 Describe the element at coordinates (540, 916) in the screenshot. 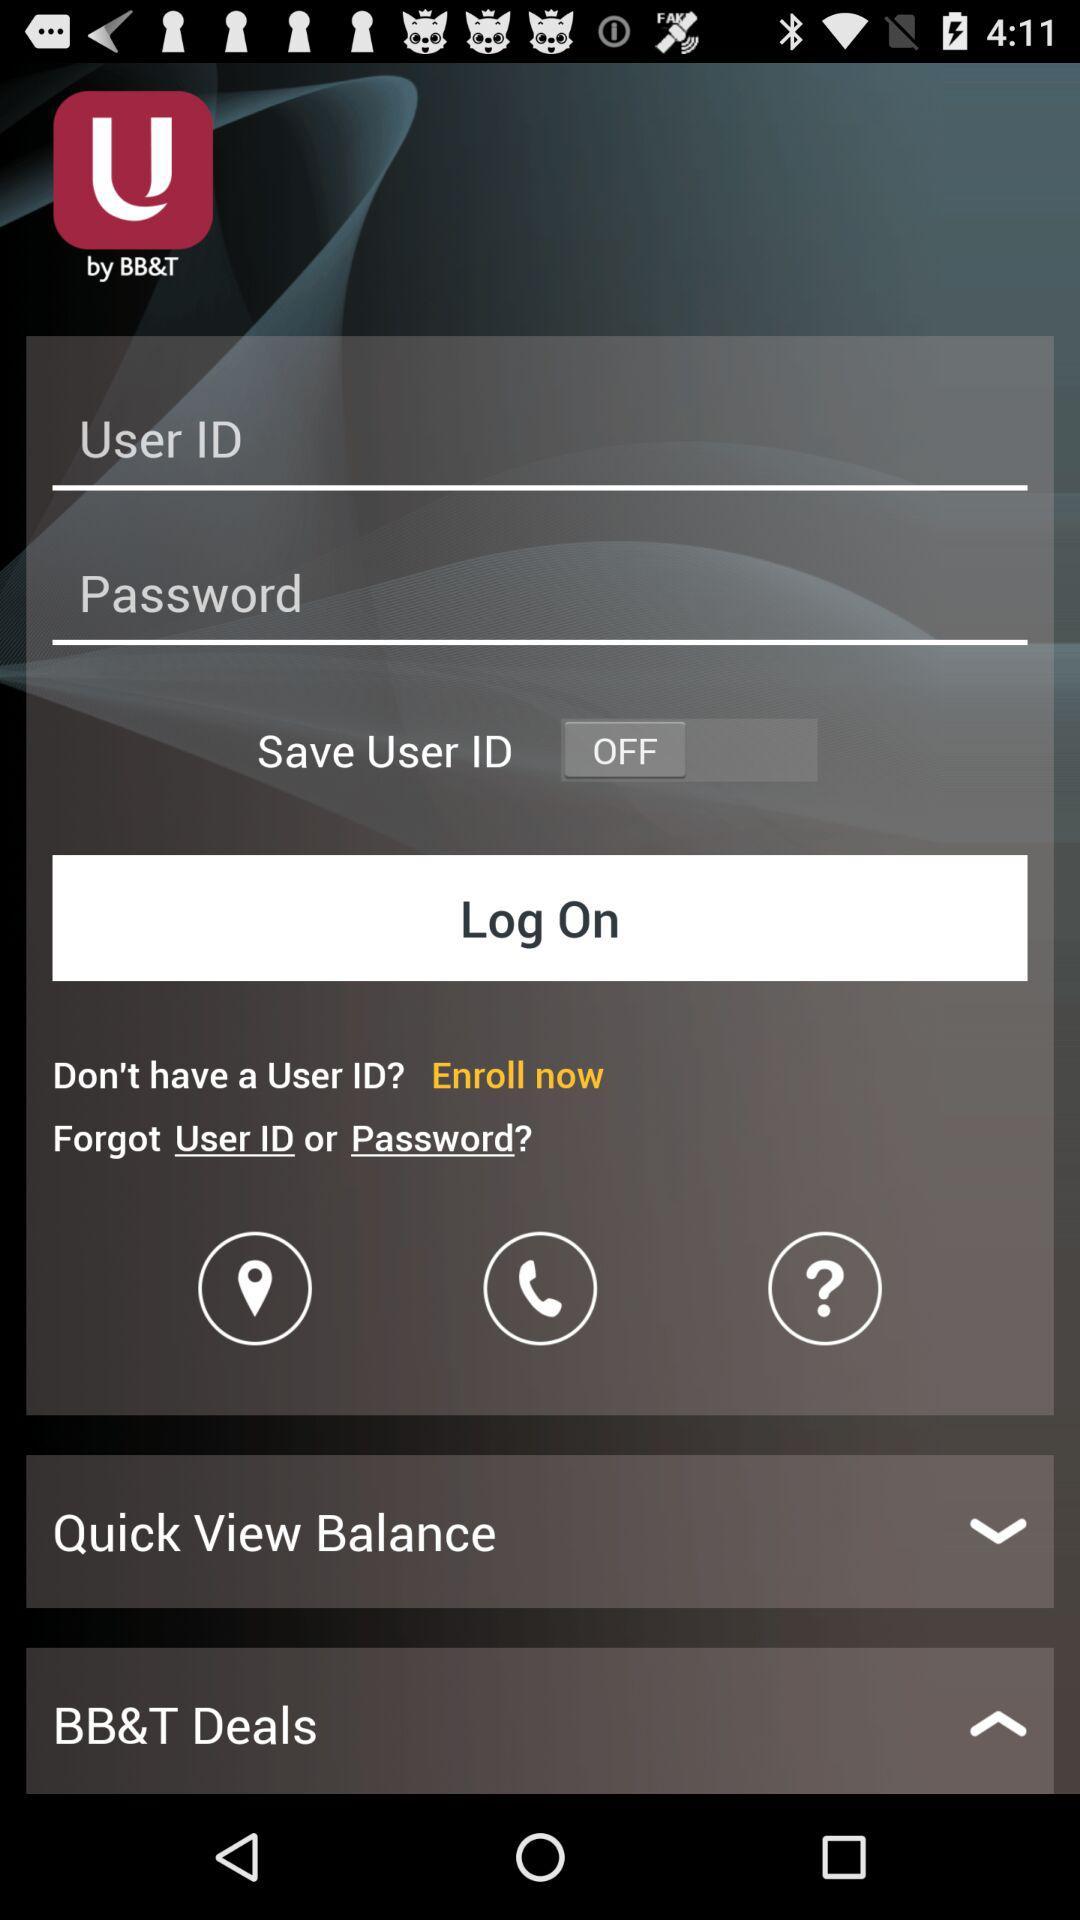

I see `the item below save user id icon` at that location.